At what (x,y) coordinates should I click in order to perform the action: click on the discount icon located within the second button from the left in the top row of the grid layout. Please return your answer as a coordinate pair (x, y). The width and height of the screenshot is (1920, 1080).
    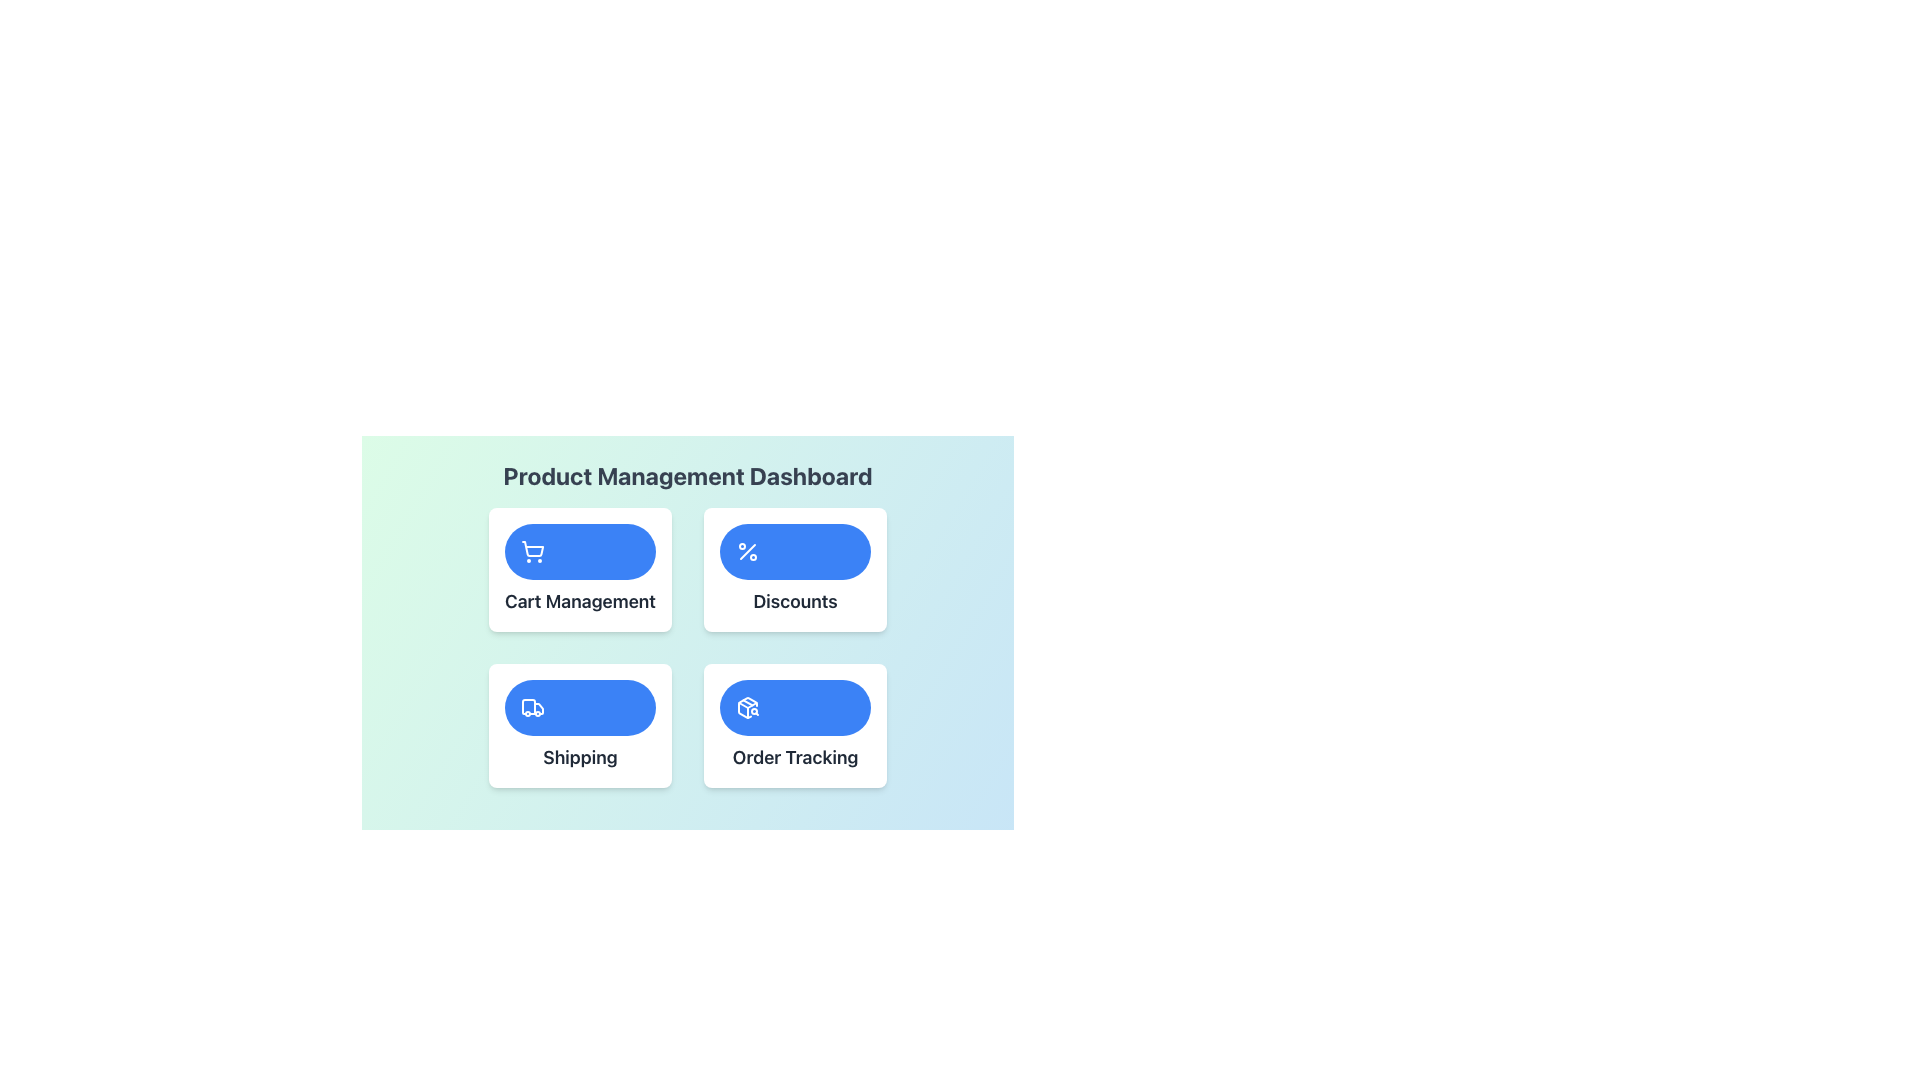
    Looking at the image, I should click on (747, 551).